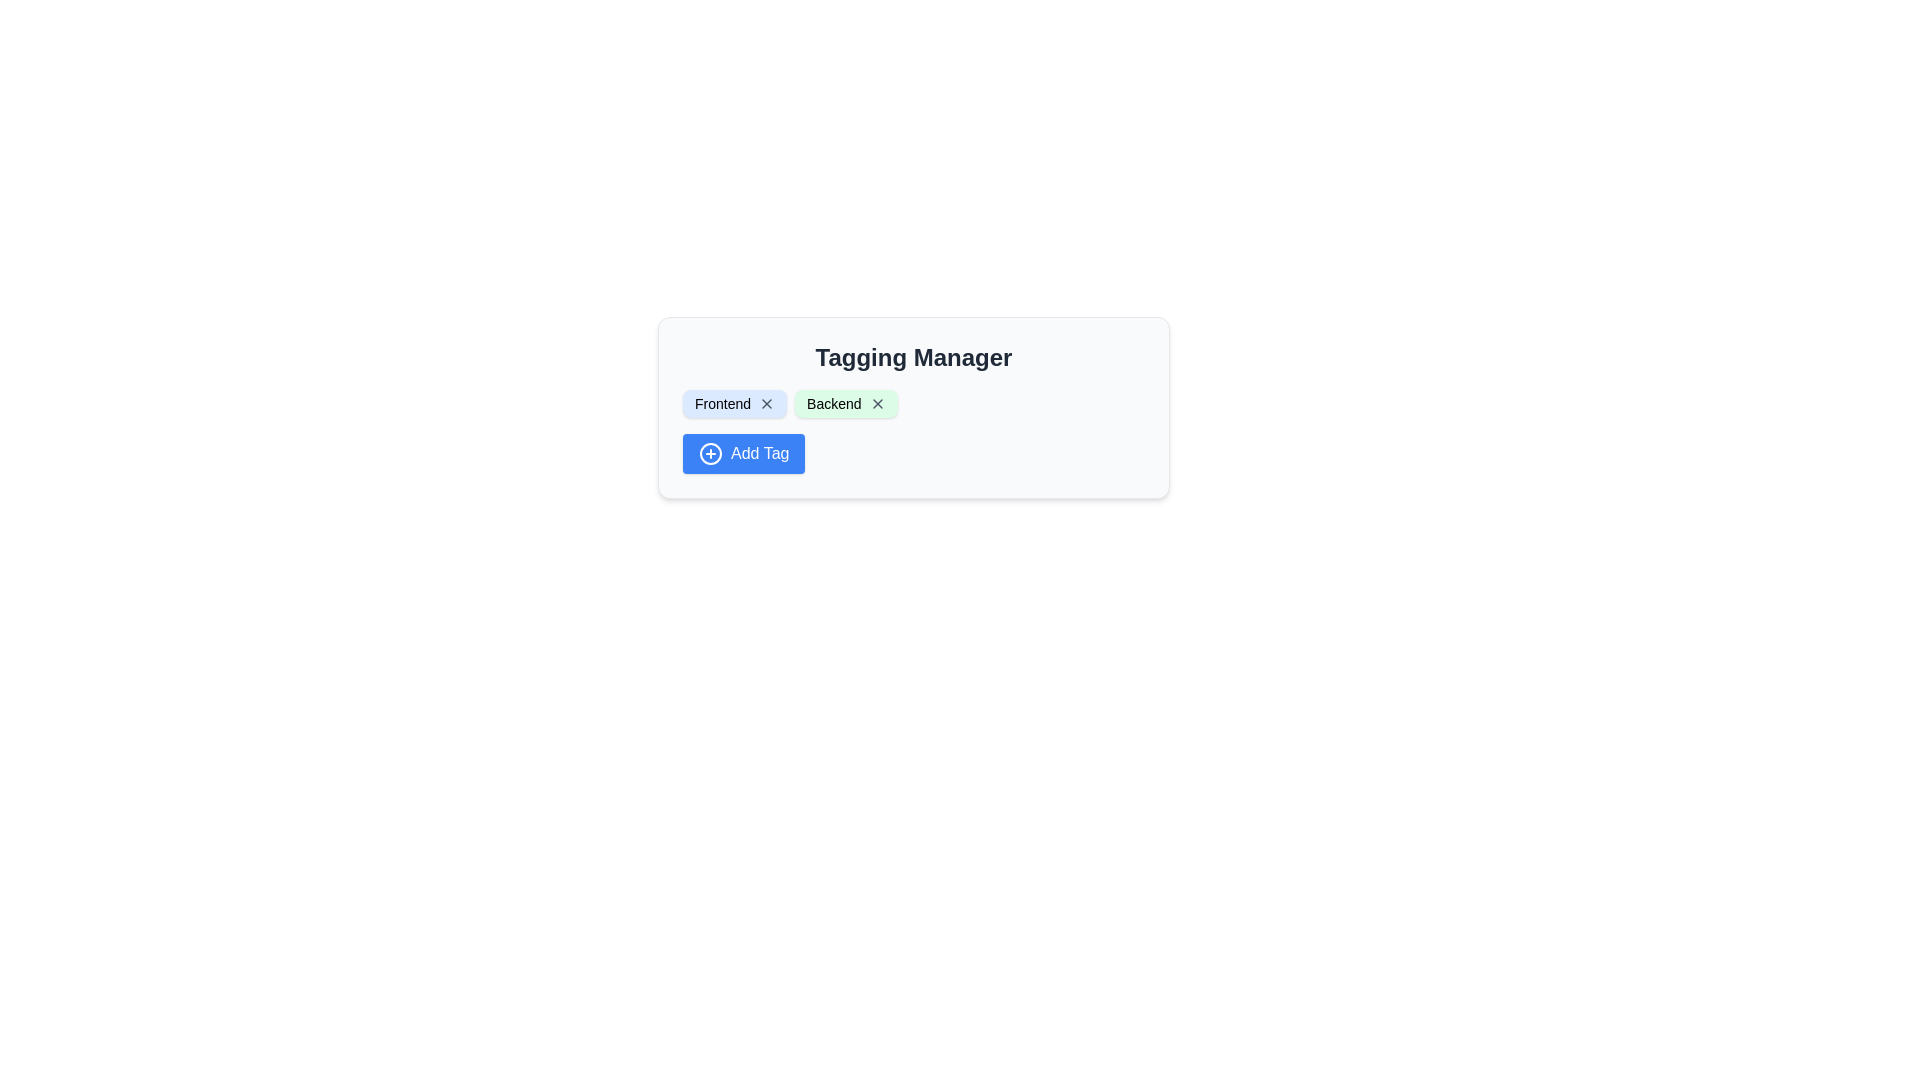 The height and width of the screenshot is (1080, 1920). What do you see at coordinates (877, 404) in the screenshot?
I see `the close ('X') button located to the right of the 'Backend' label within a green tag-like element to change its color from text-gray-600 to text-red-500` at bounding box center [877, 404].